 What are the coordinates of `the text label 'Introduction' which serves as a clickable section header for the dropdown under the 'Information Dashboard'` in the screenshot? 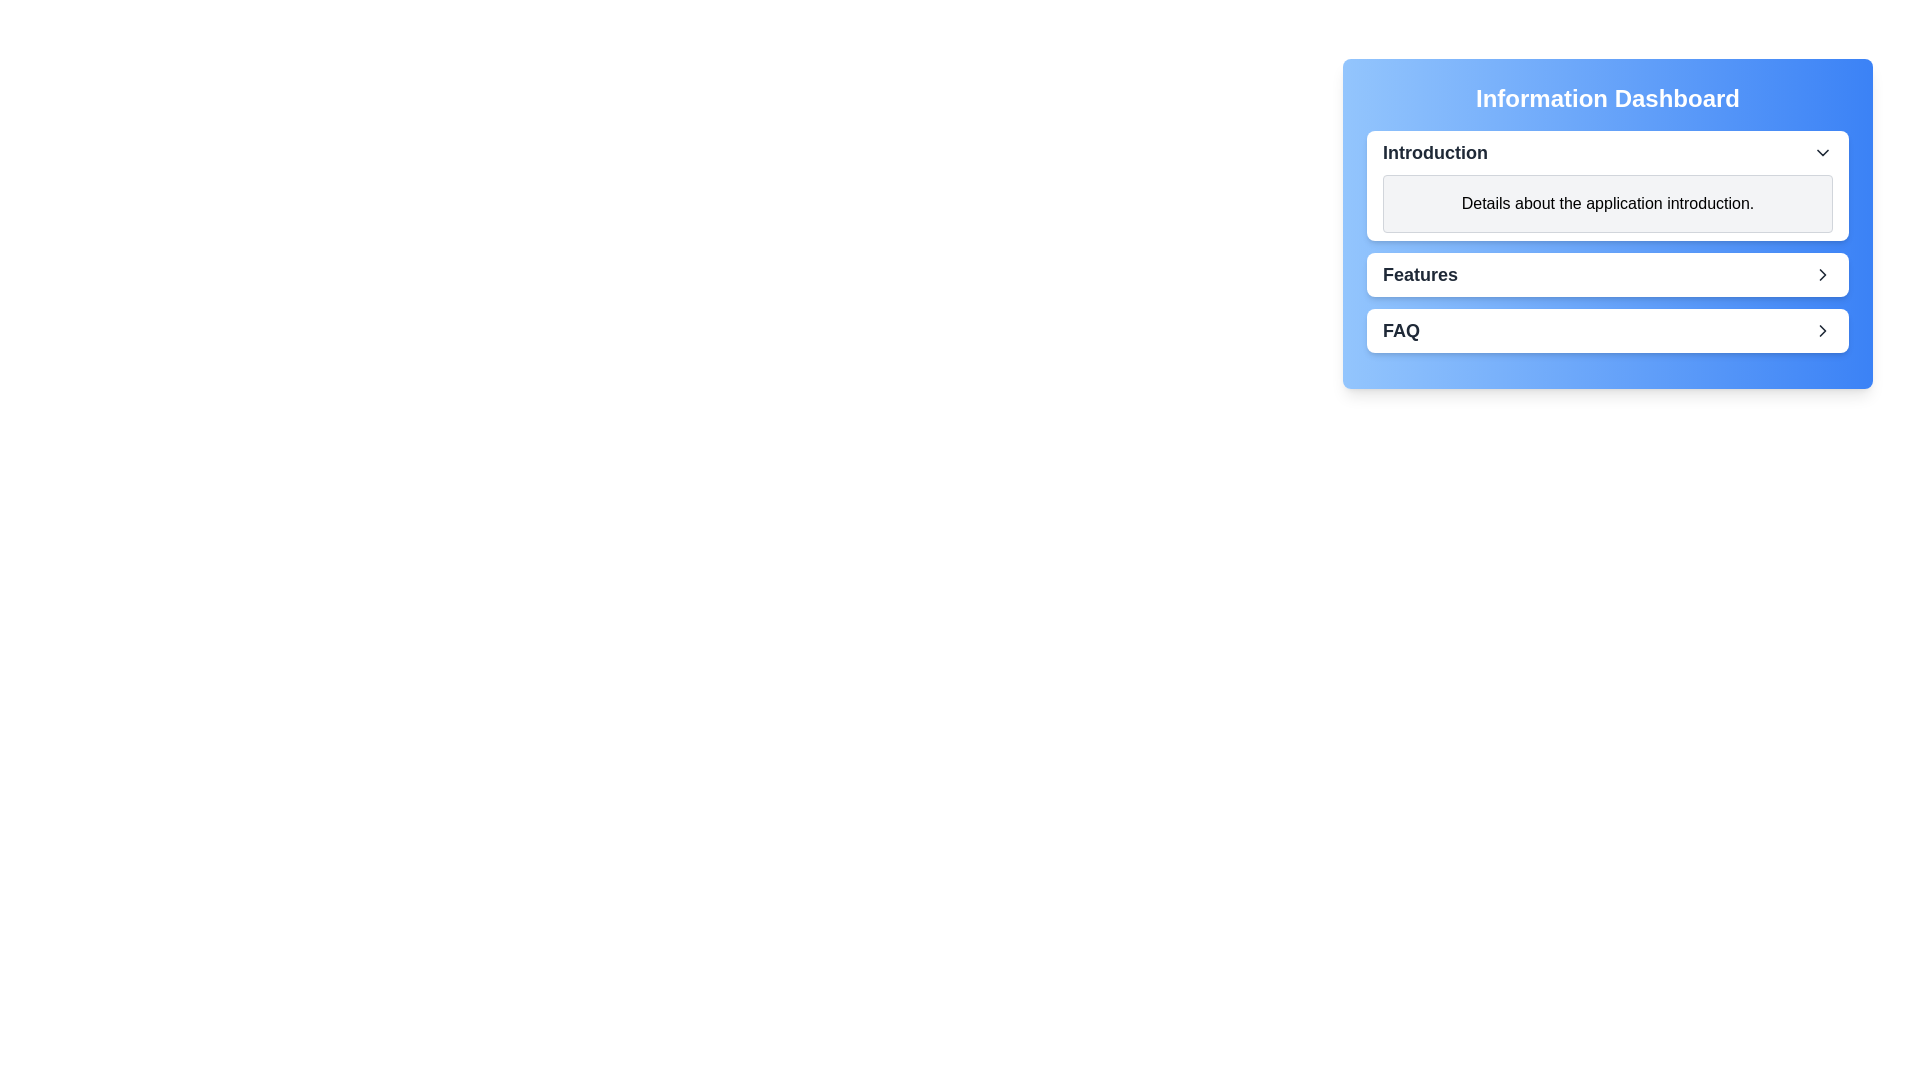 It's located at (1434, 152).